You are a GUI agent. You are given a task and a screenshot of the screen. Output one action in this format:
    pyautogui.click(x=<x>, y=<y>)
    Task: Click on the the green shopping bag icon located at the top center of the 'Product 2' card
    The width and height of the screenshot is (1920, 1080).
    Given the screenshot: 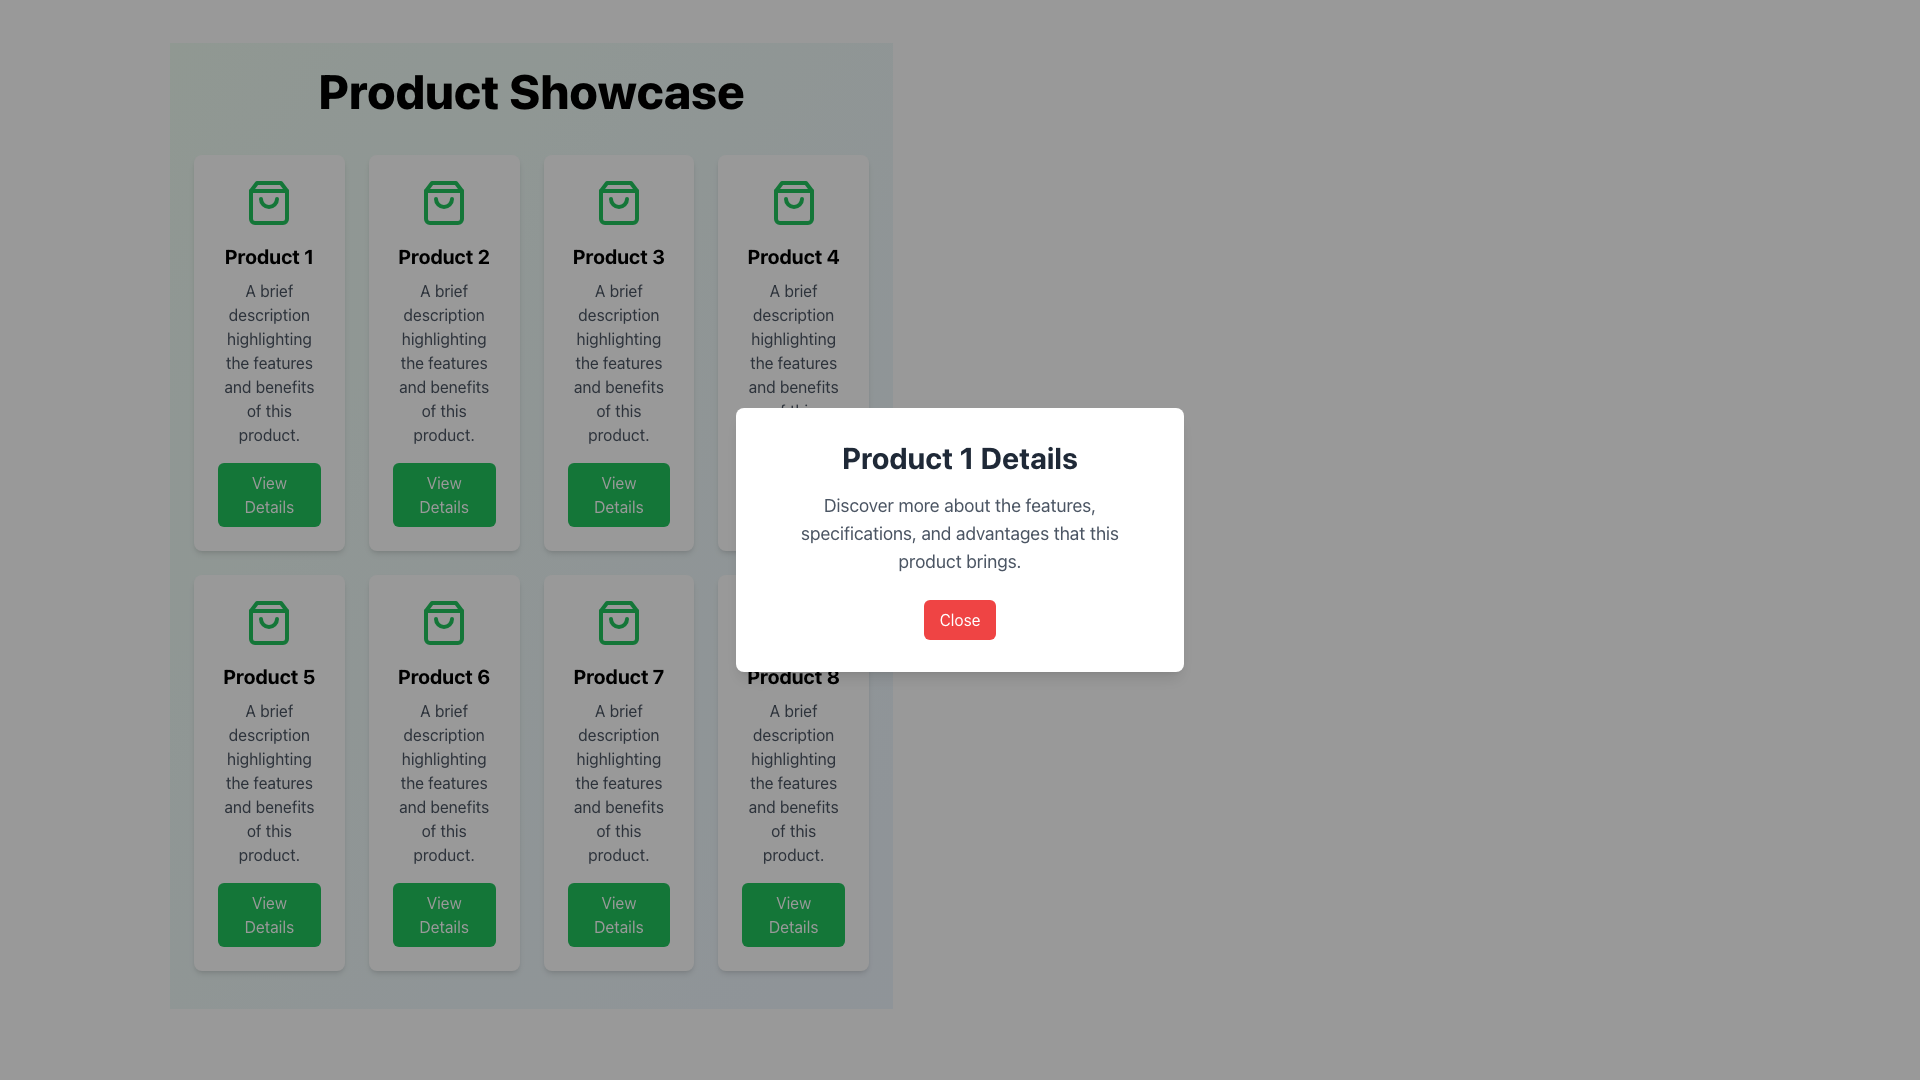 What is the action you would take?
    pyautogui.click(x=443, y=203)
    